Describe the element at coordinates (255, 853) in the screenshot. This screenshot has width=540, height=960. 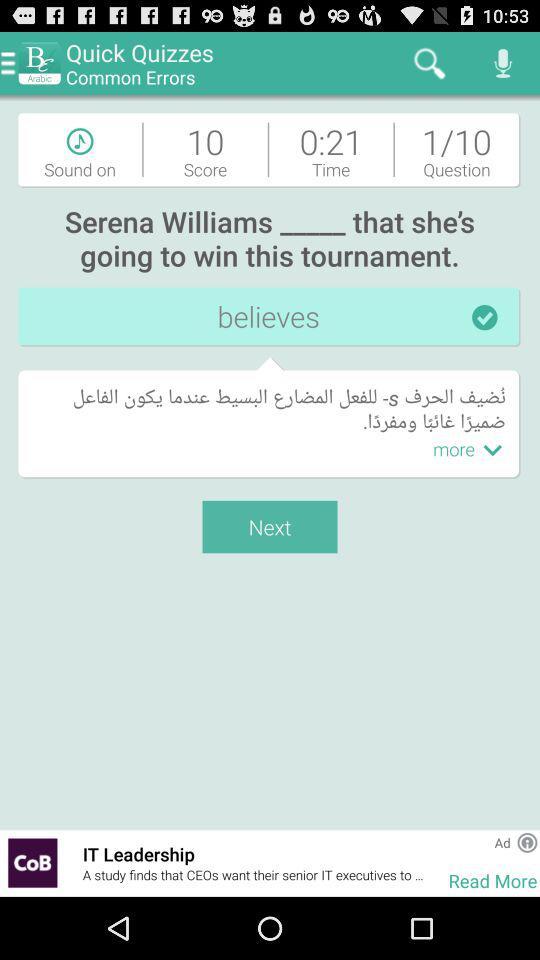
I see `the item below next icon` at that location.